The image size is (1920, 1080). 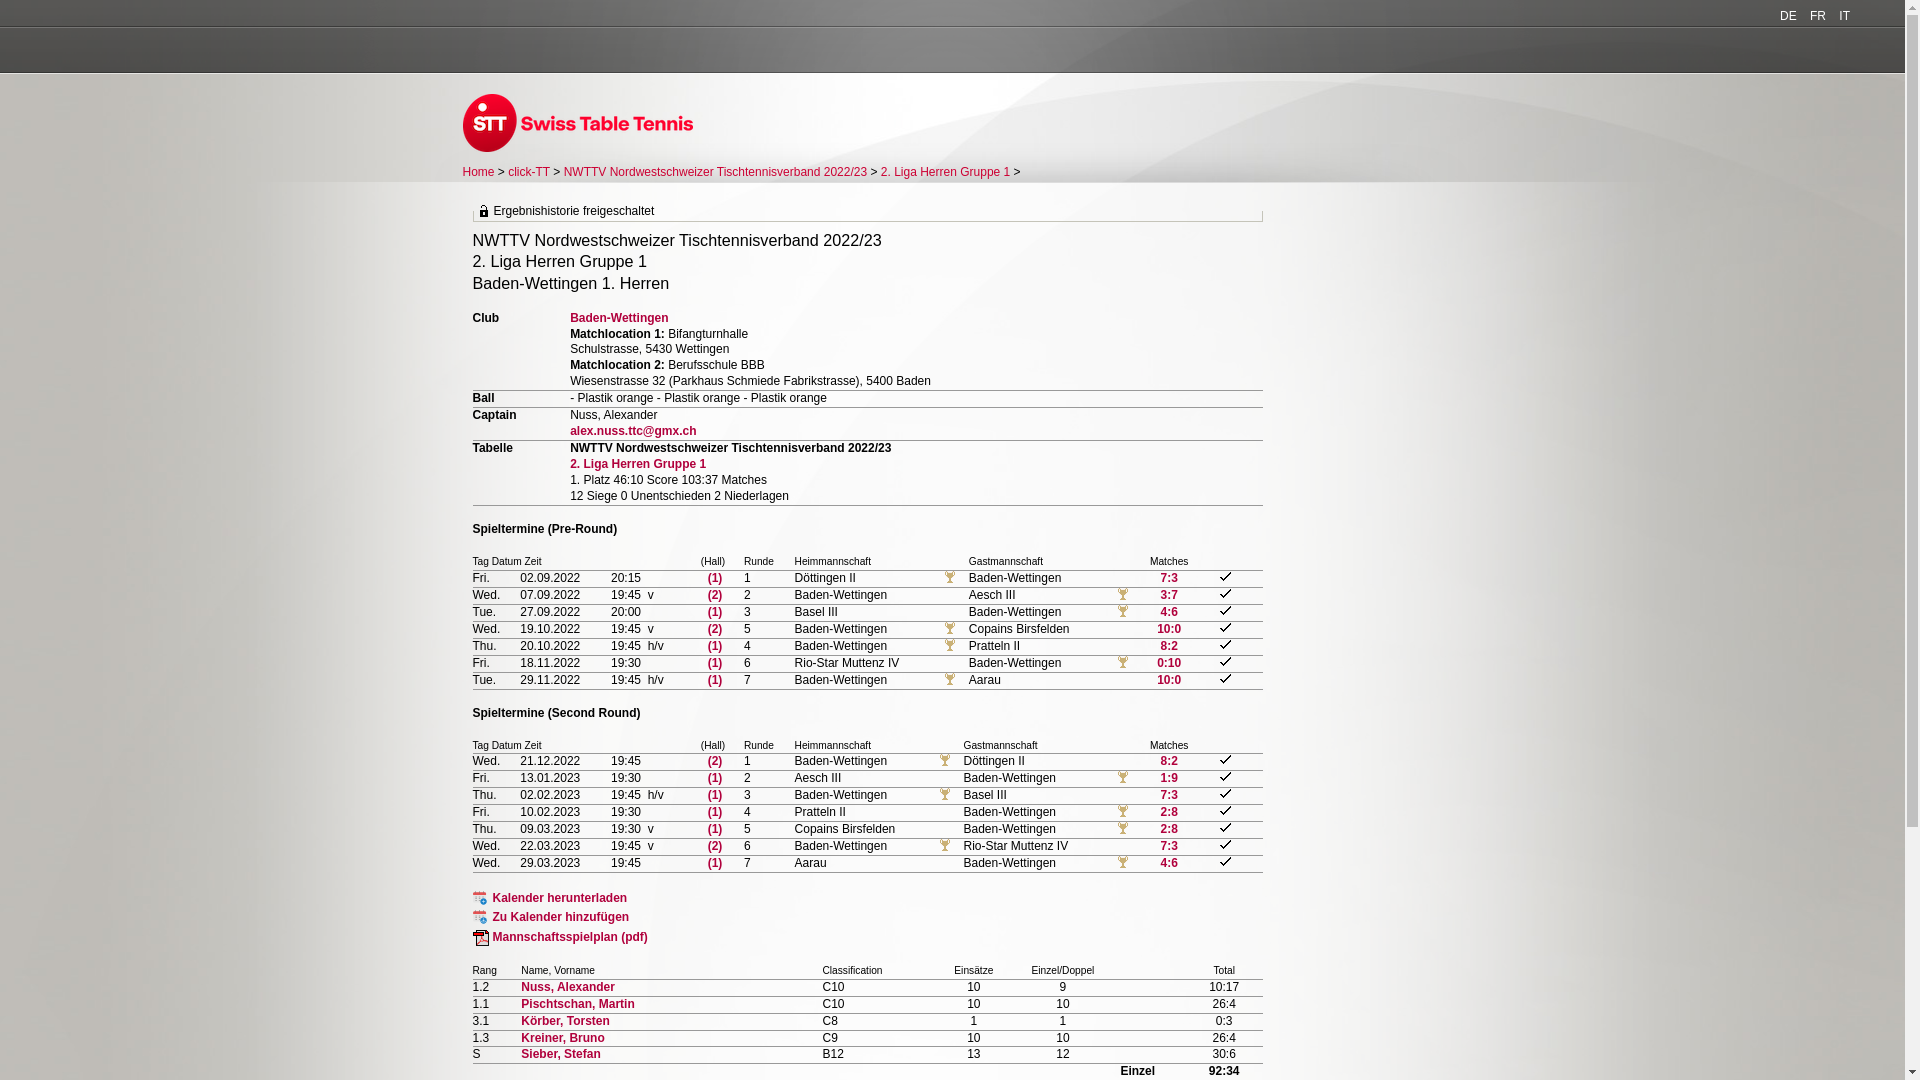 What do you see at coordinates (1218, 810) in the screenshot?
I see `'Spielbericht genehmigt'` at bounding box center [1218, 810].